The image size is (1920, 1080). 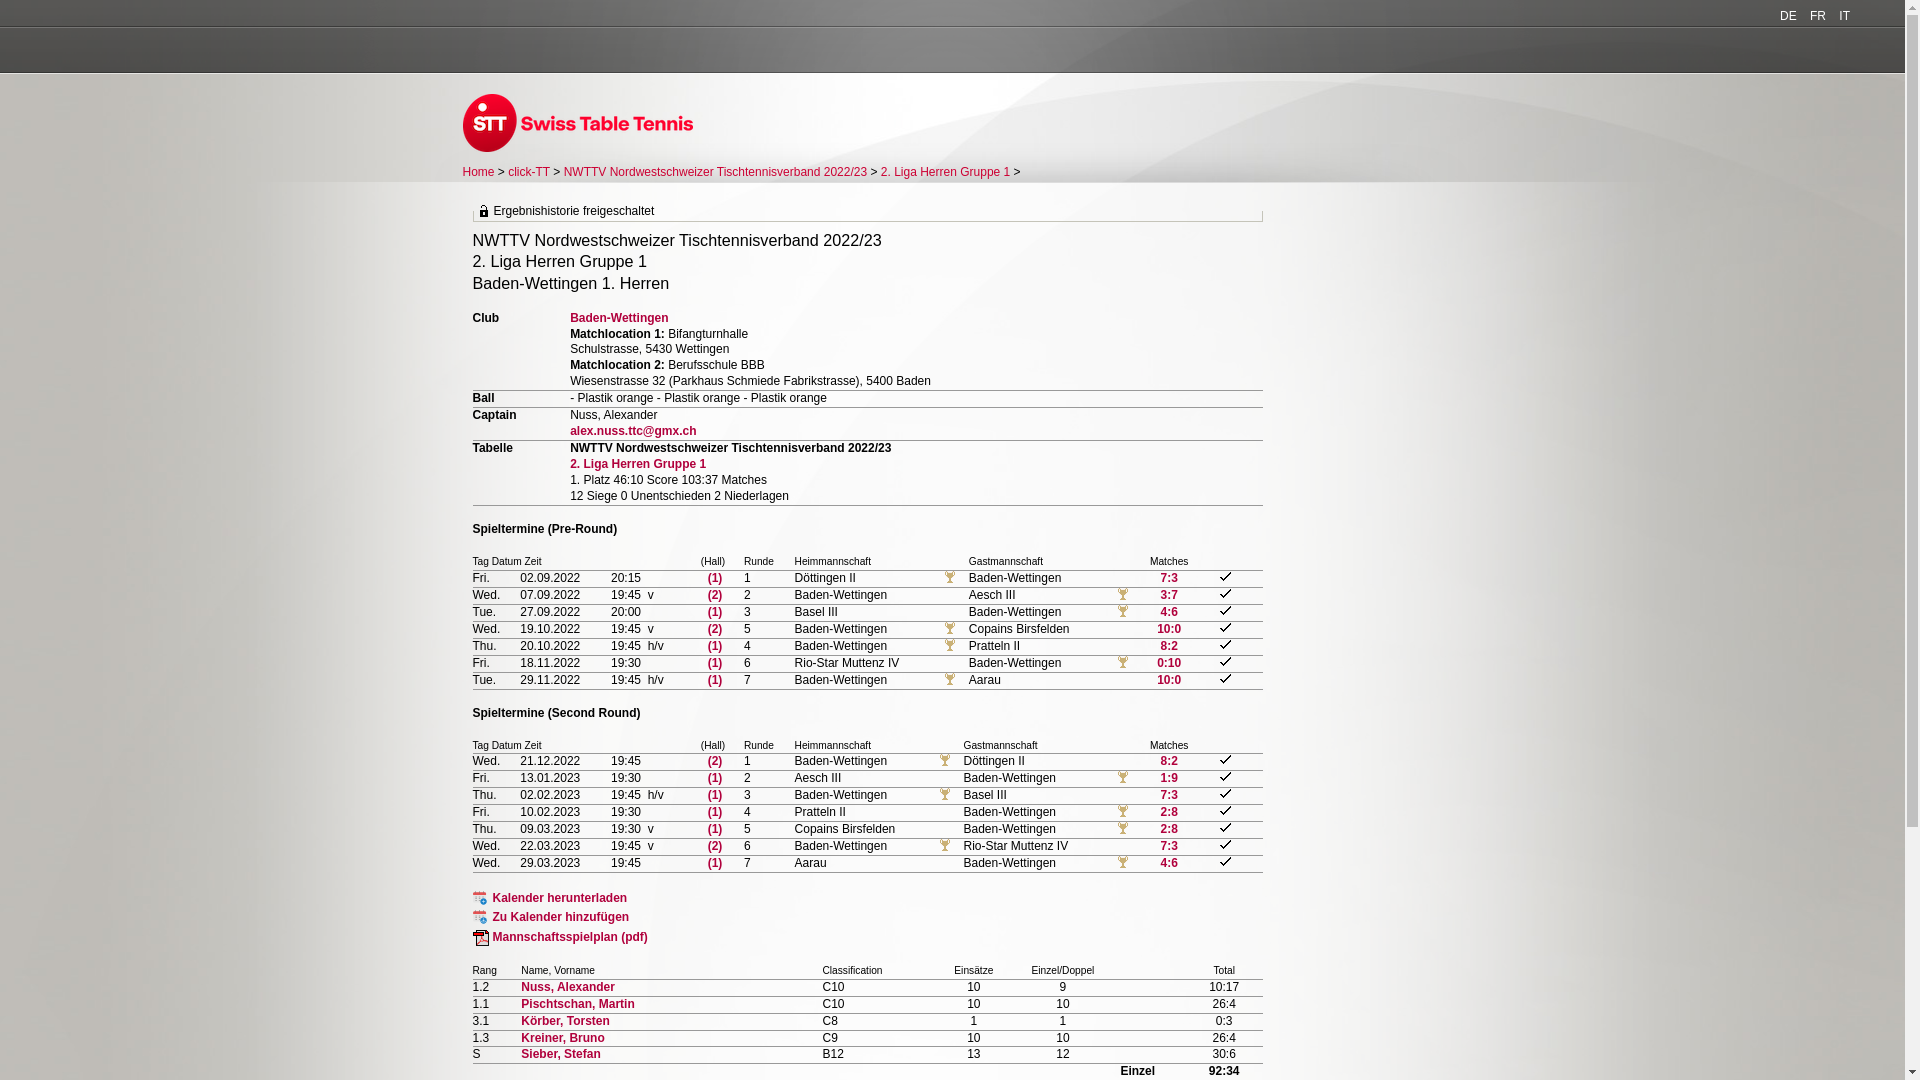 What do you see at coordinates (1218, 810) in the screenshot?
I see `'Spielbericht genehmigt'` at bounding box center [1218, 810].